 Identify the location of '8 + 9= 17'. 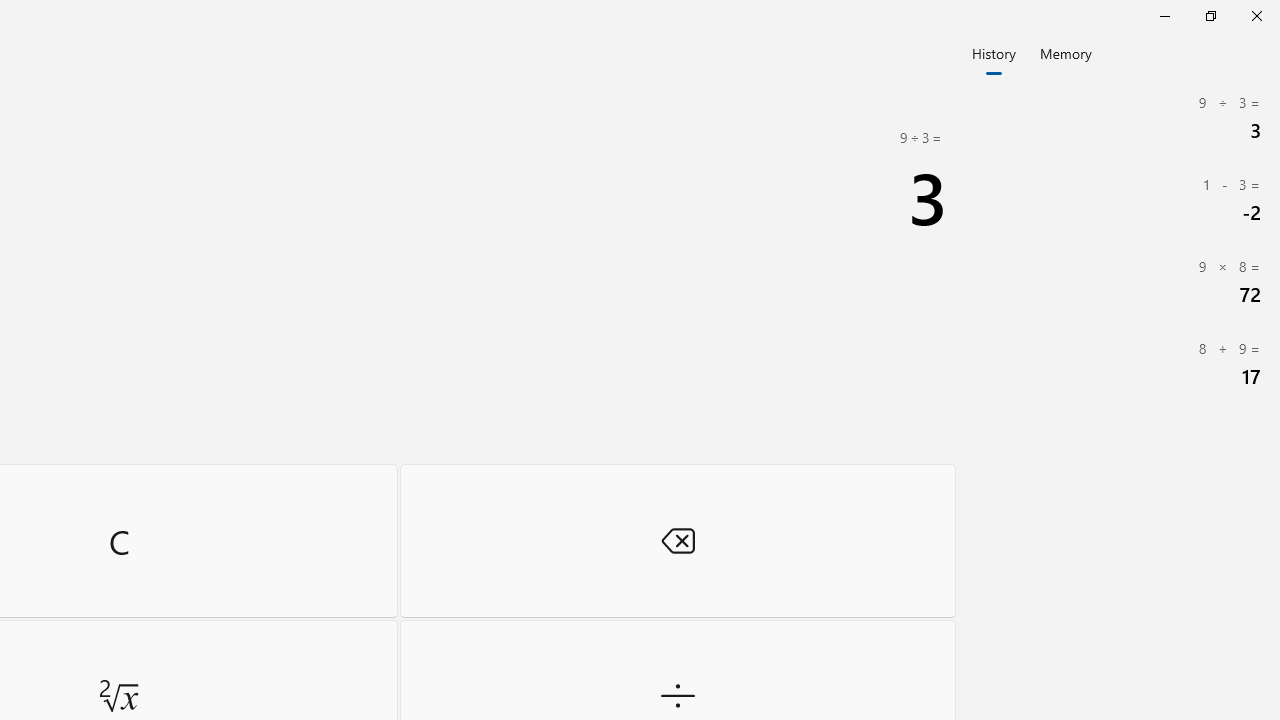
(1120, 363).